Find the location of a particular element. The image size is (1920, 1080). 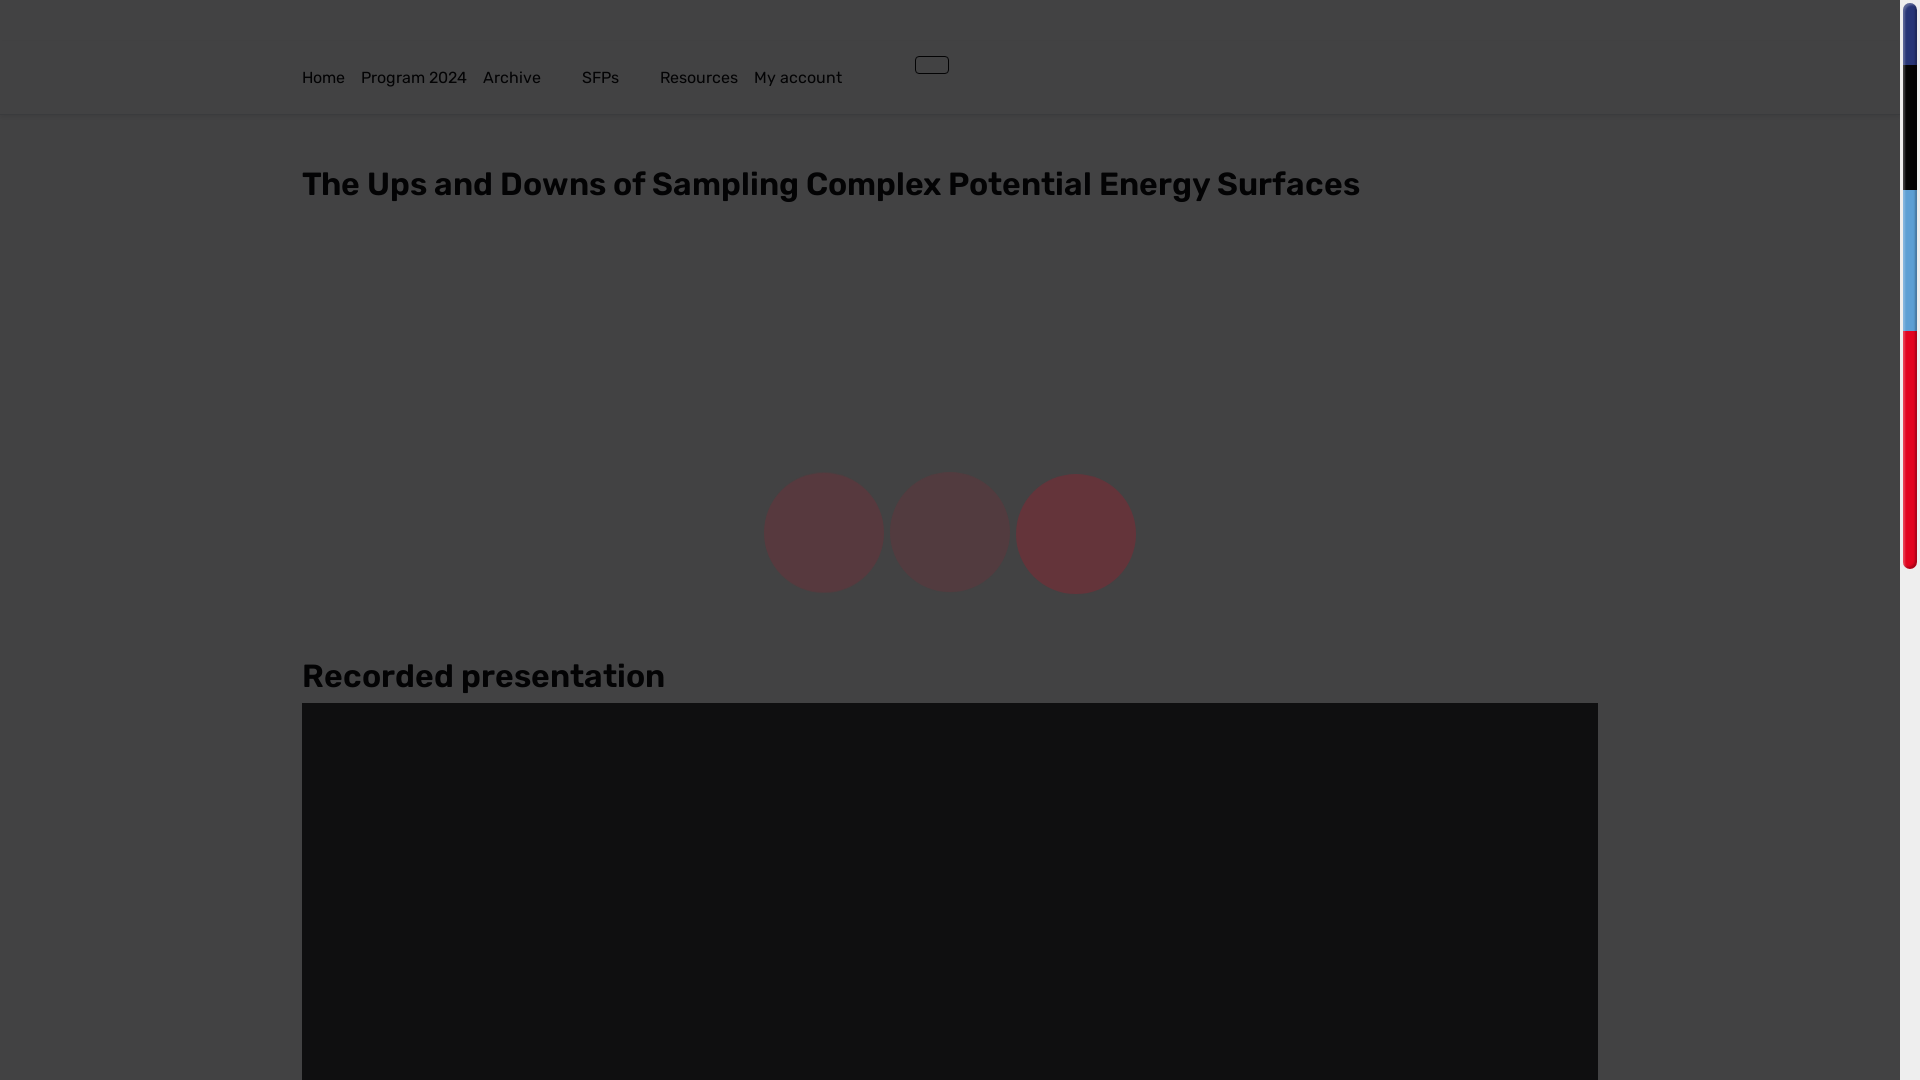

'Resources' is located at coordinates (706, 76).